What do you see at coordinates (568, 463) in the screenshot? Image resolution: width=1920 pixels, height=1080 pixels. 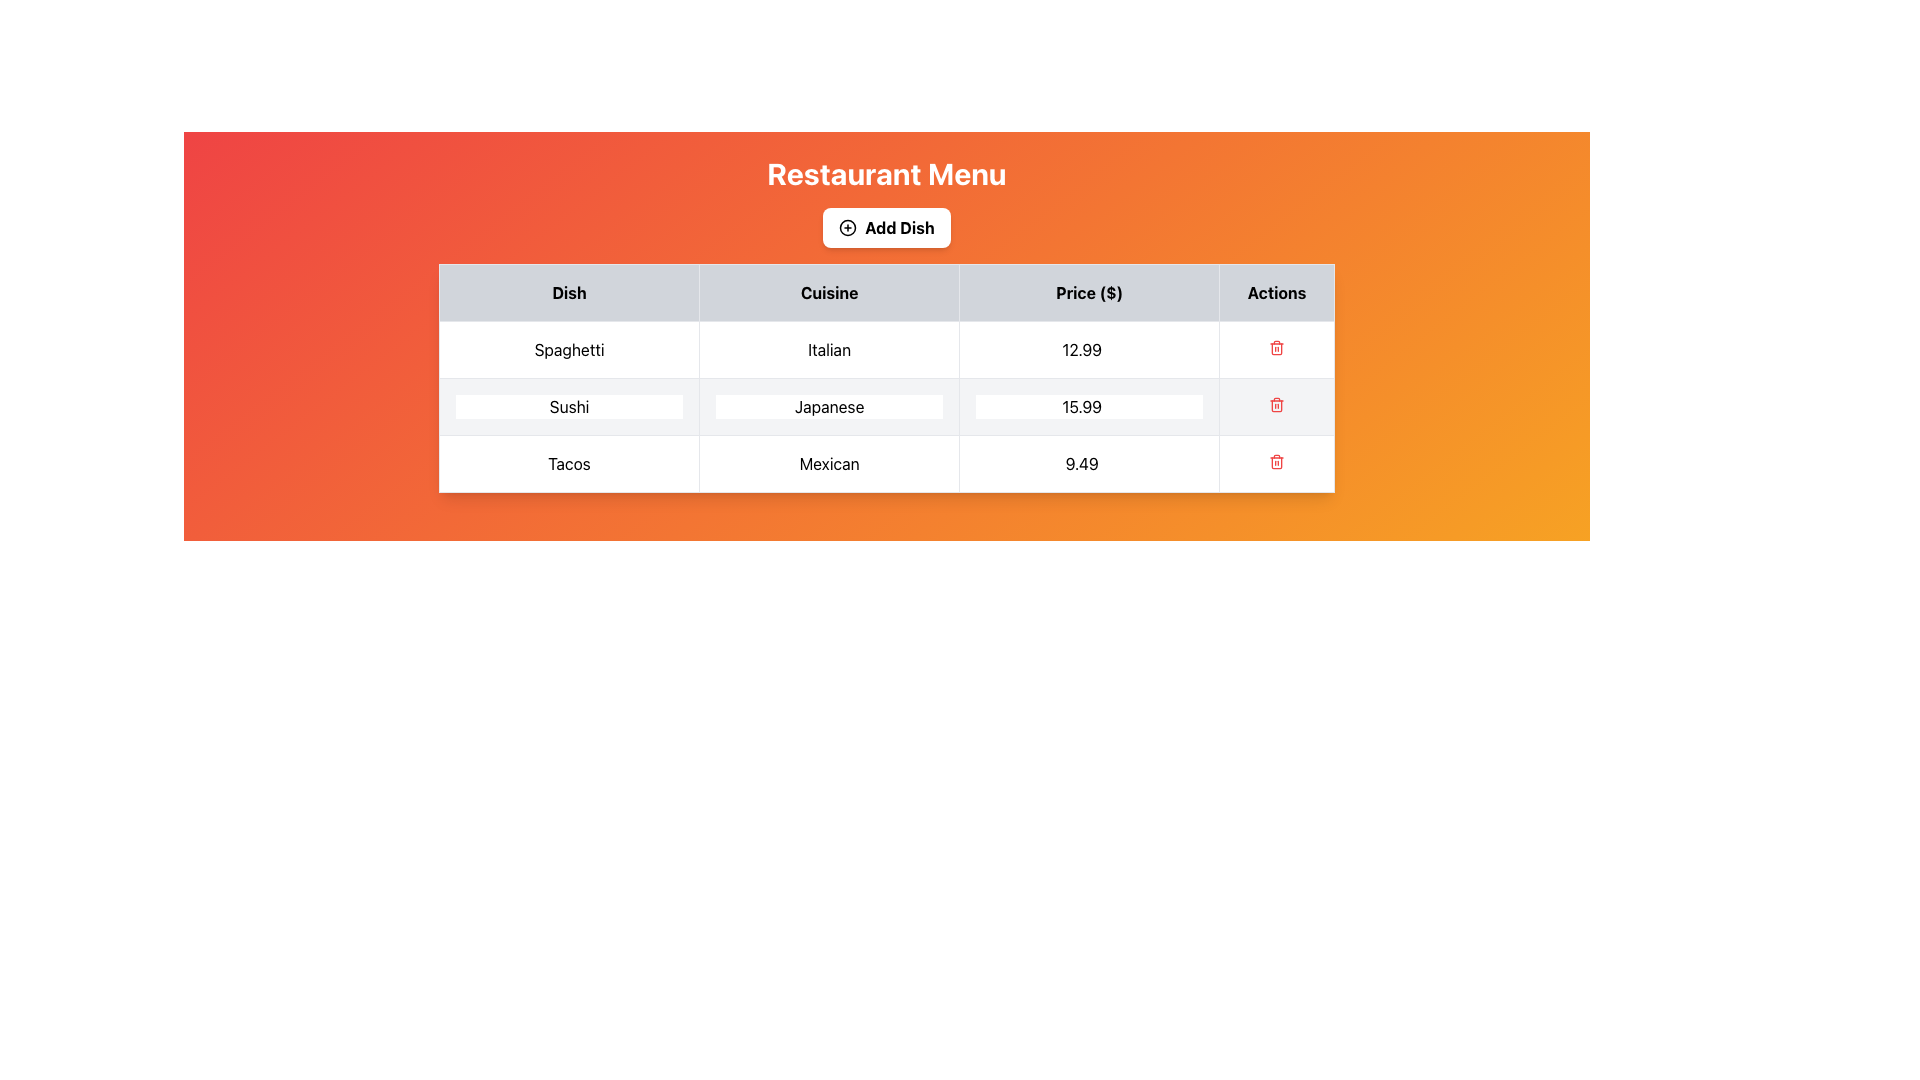 I see `the Text display box in the 'Dish' column of the menu table, located in the leftmost column of the last row, directly under the 'Dish' header and above the row containing 'Mexican'` at bounding box center [568, 463].